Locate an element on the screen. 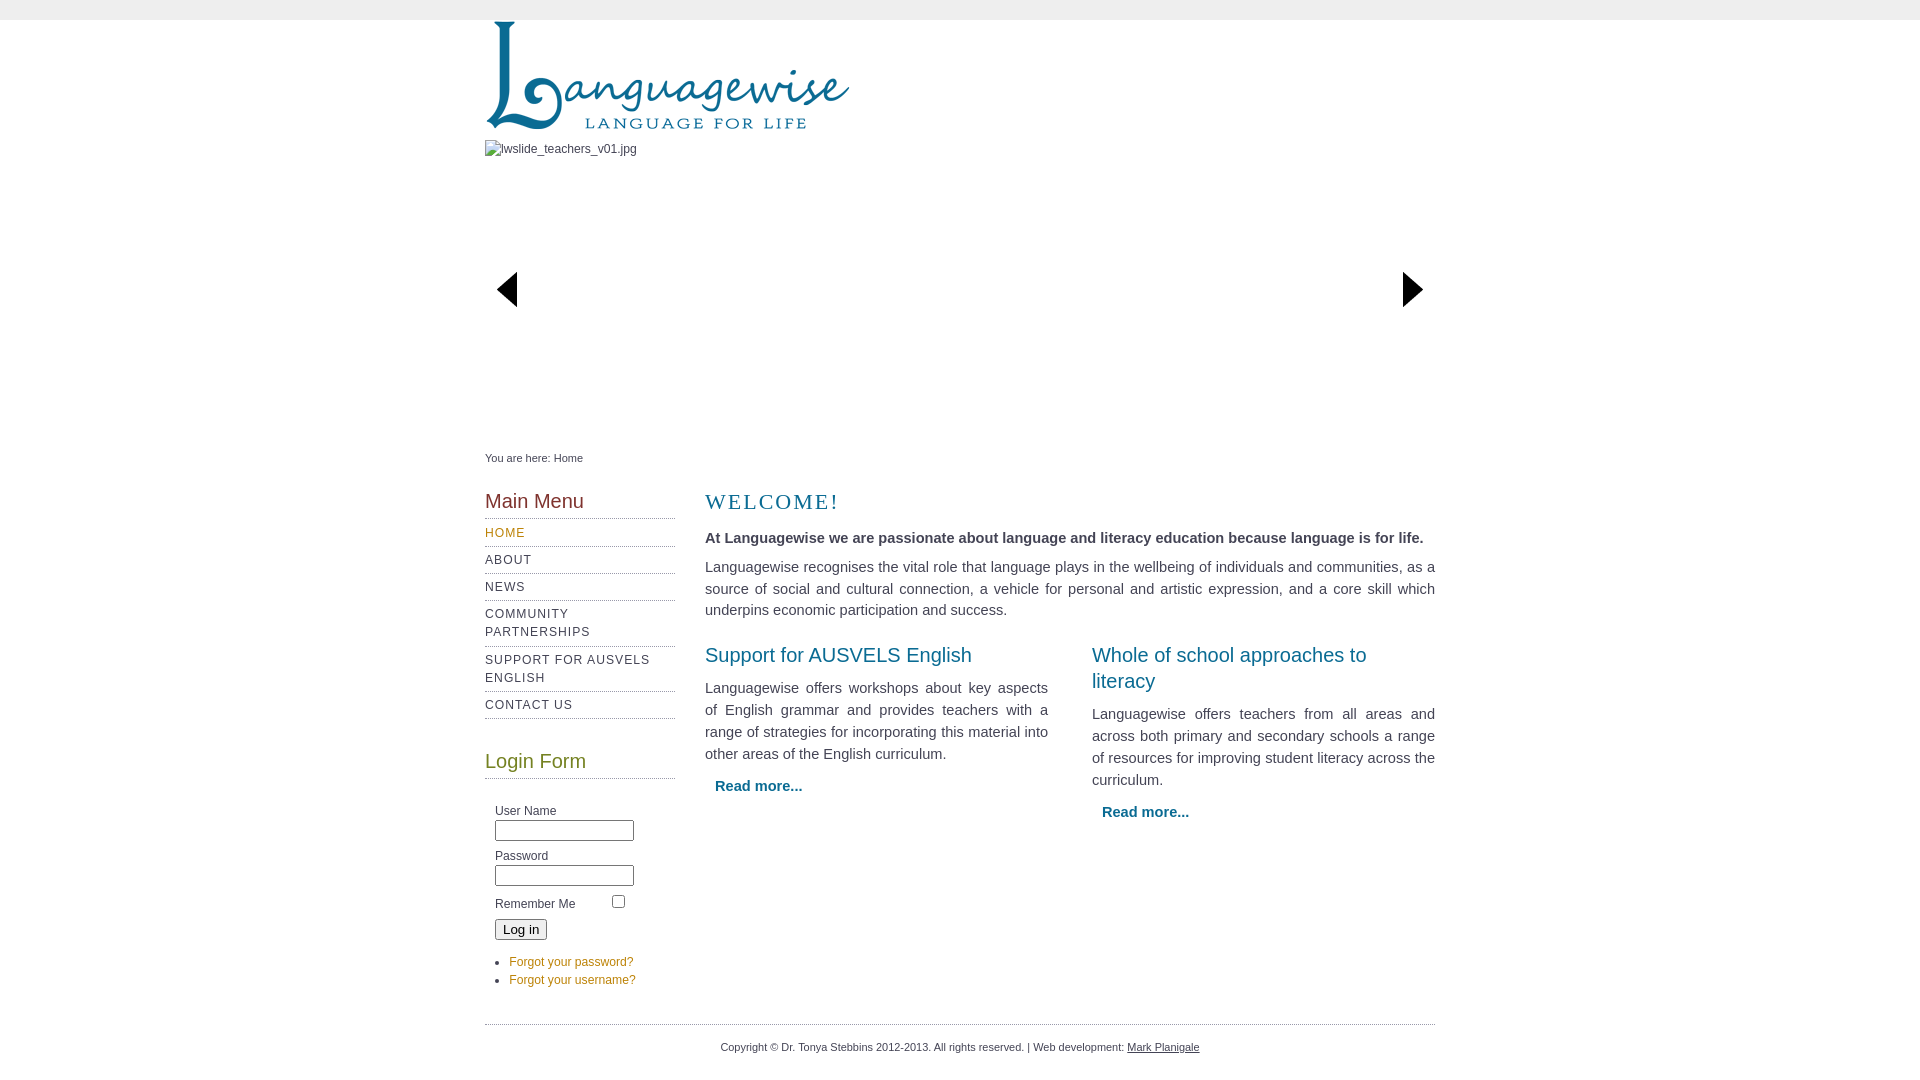 The height and width of the screenshot is (1080, 1920). 'Read more...' is located at coordinates (757, 785).